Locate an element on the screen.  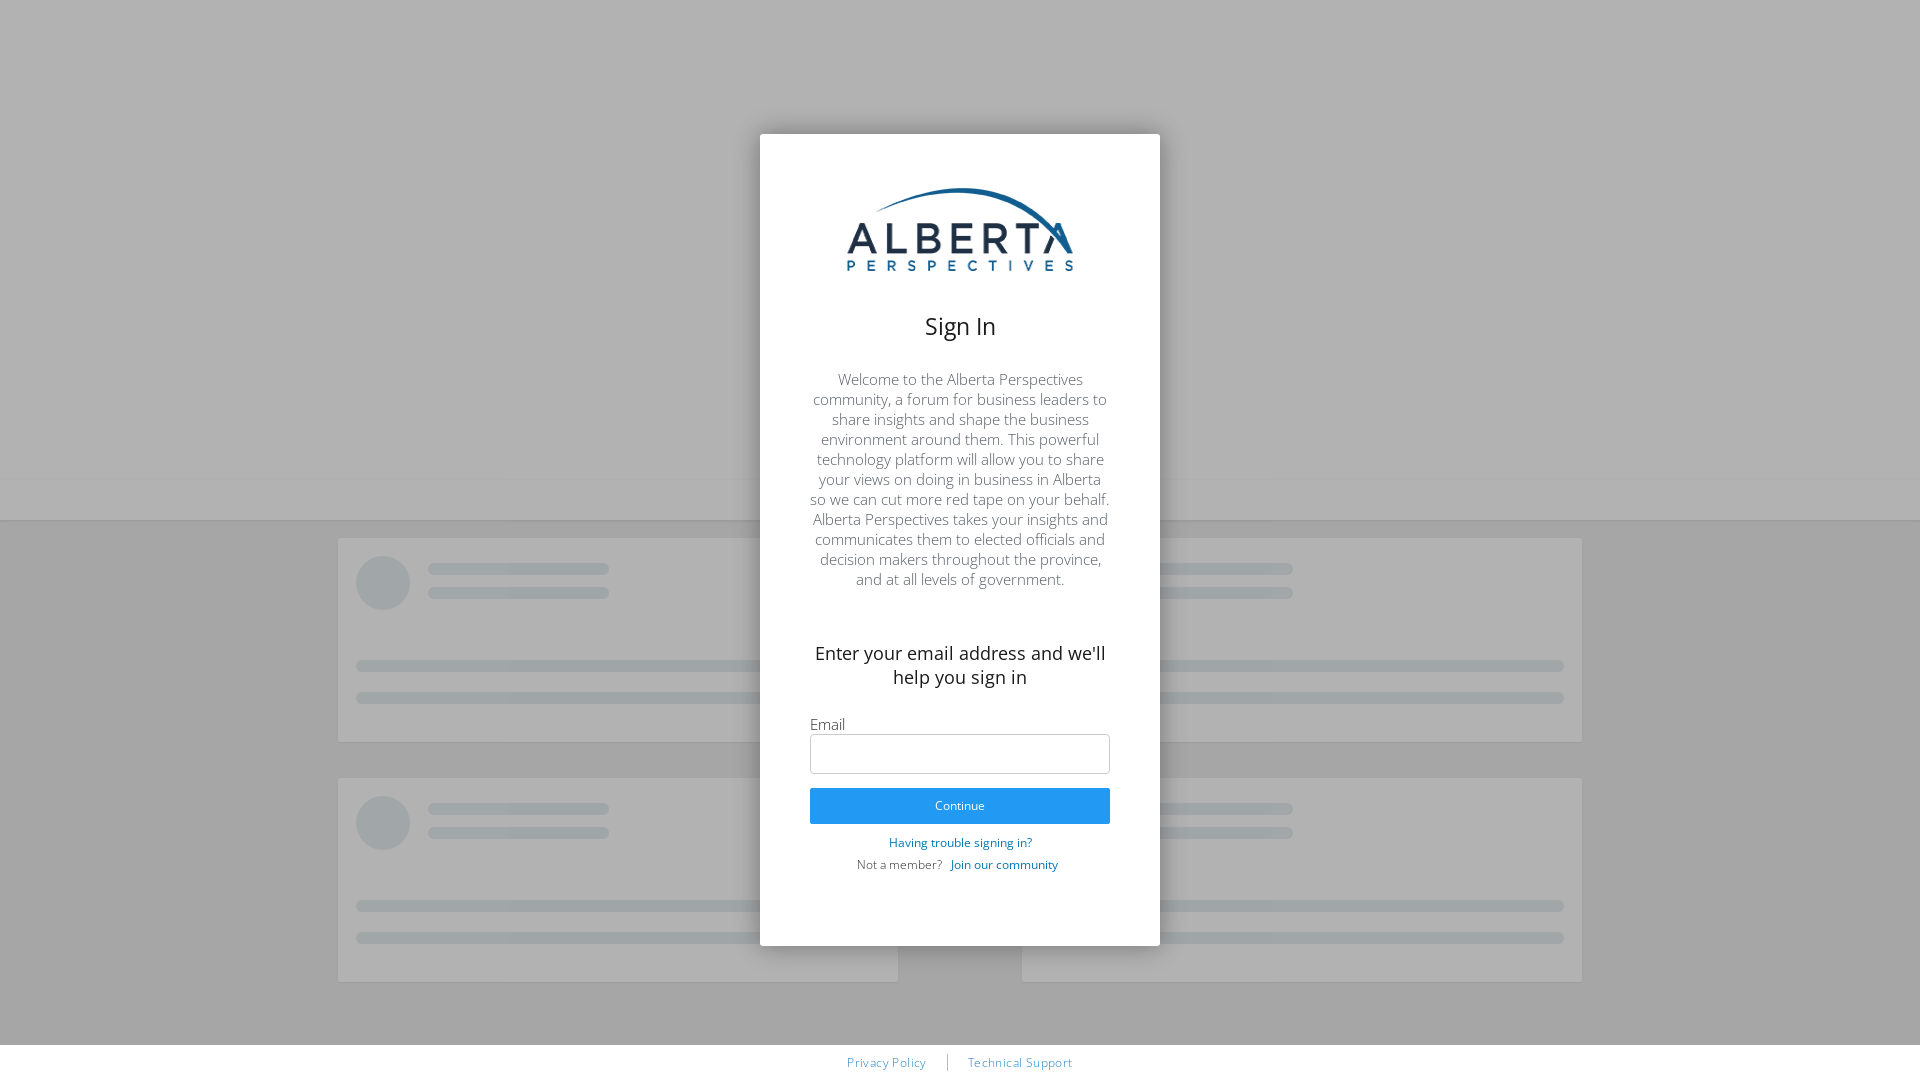
'Continue' is located at coordinates (810, 805).